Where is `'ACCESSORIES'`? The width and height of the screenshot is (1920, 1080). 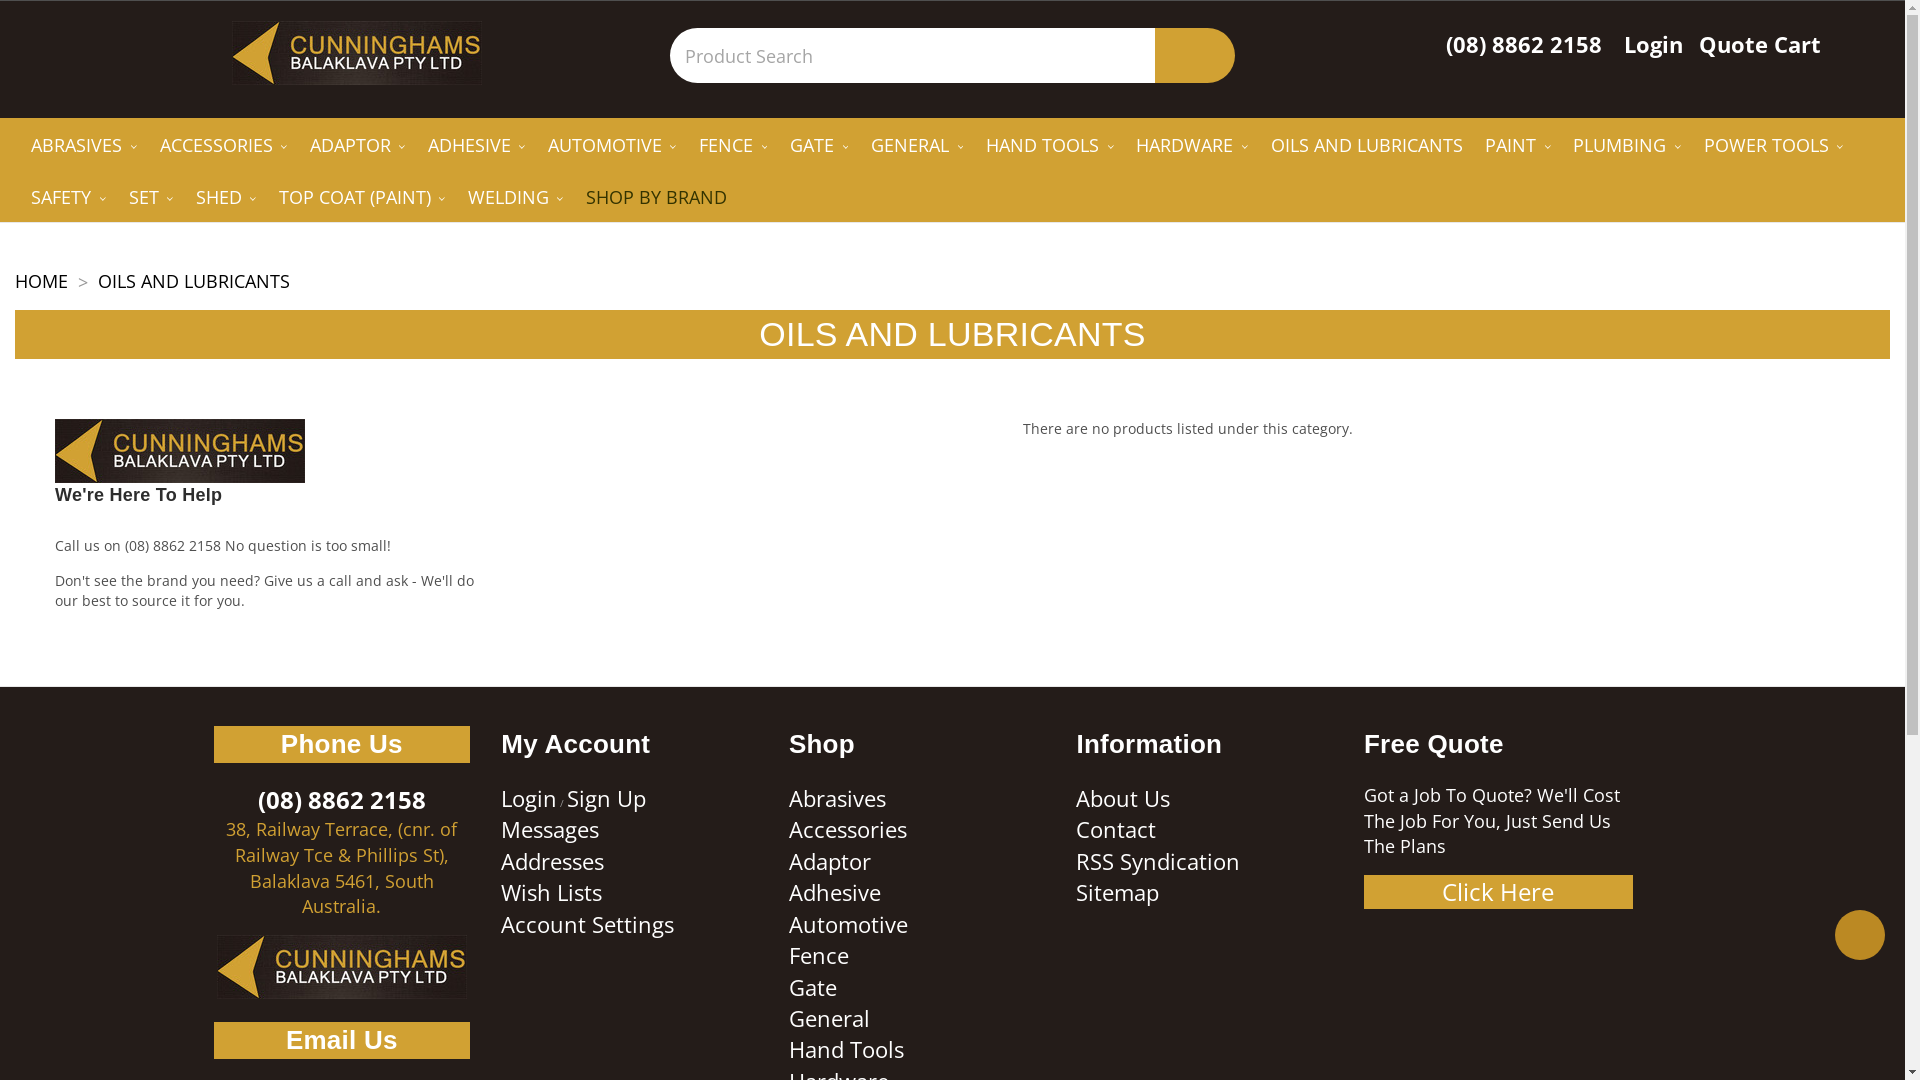
'ACCESSORIES' is located at coordinates (222, 146).